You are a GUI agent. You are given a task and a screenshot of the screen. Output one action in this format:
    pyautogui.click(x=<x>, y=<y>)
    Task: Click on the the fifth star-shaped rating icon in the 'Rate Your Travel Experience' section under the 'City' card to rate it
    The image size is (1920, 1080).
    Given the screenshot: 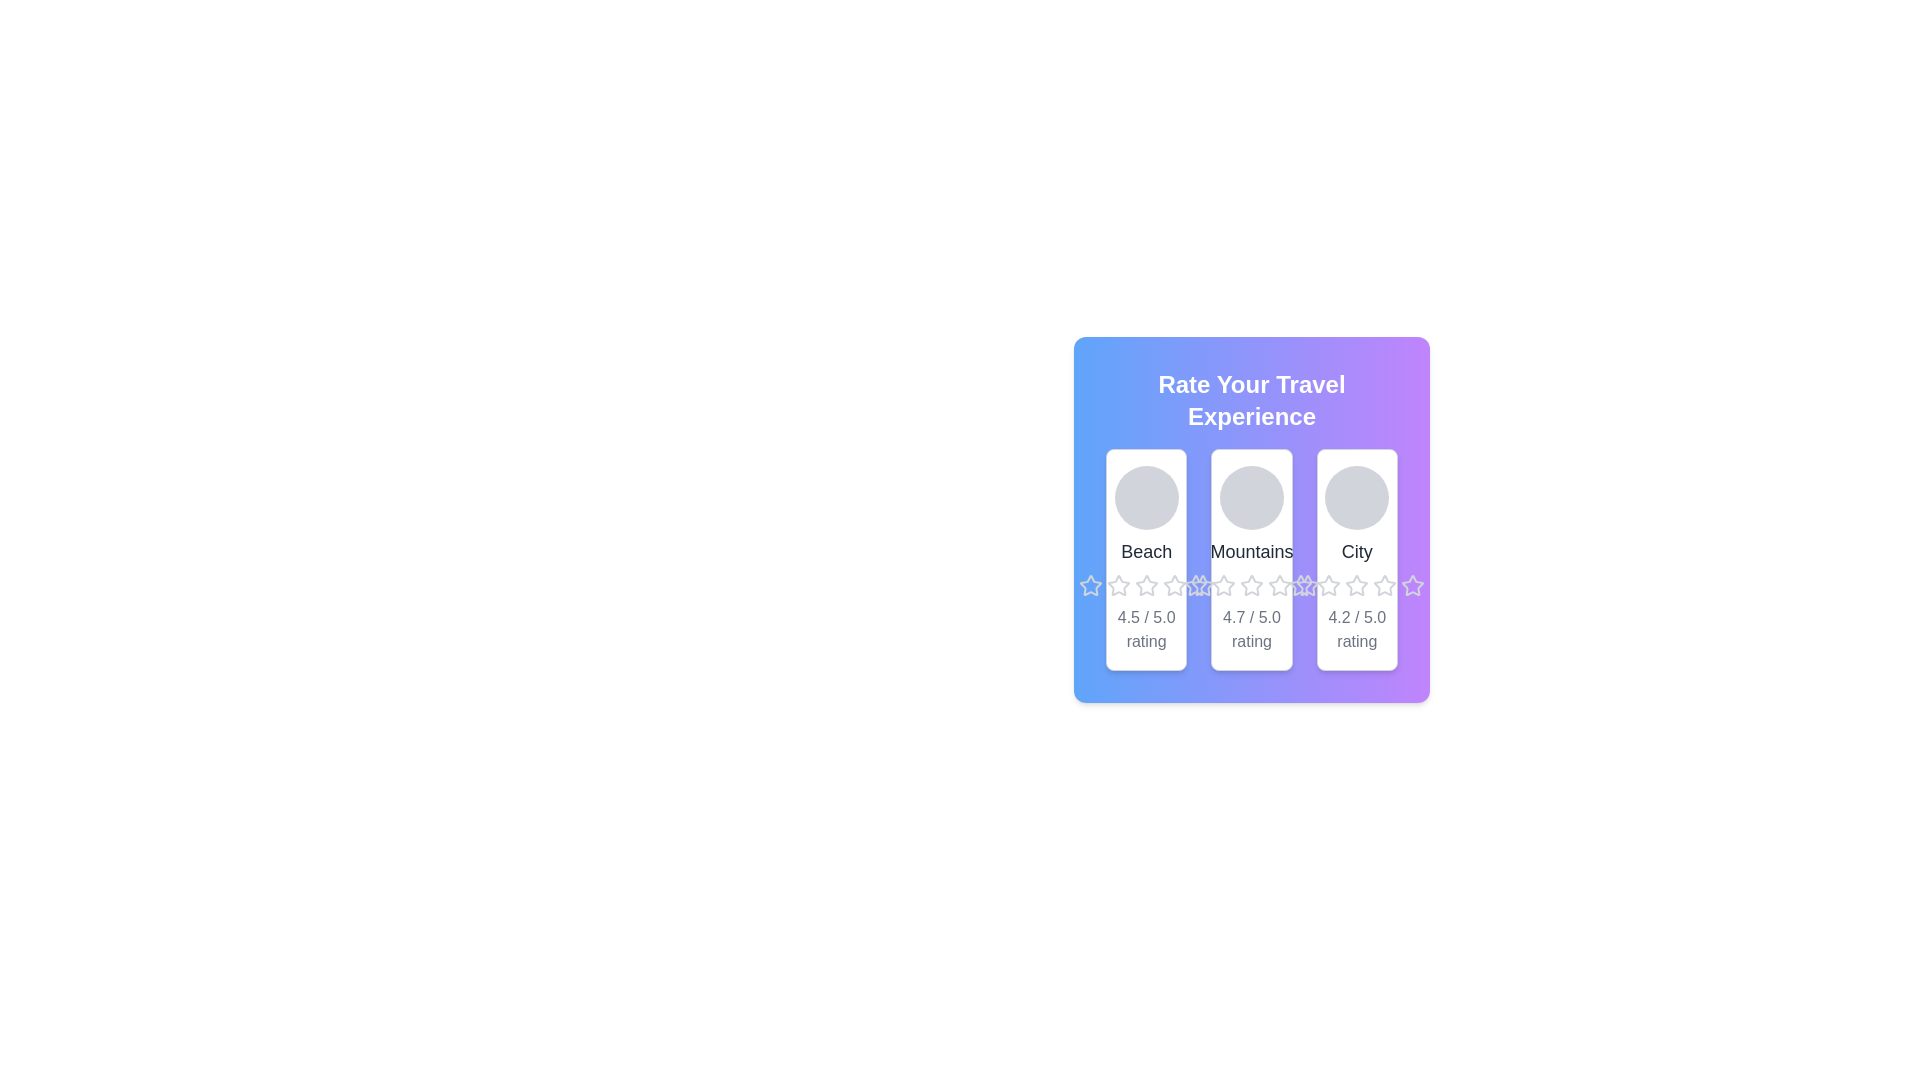 What is the action you would take?
    pyautogui.click(x=1308, y=585)
    